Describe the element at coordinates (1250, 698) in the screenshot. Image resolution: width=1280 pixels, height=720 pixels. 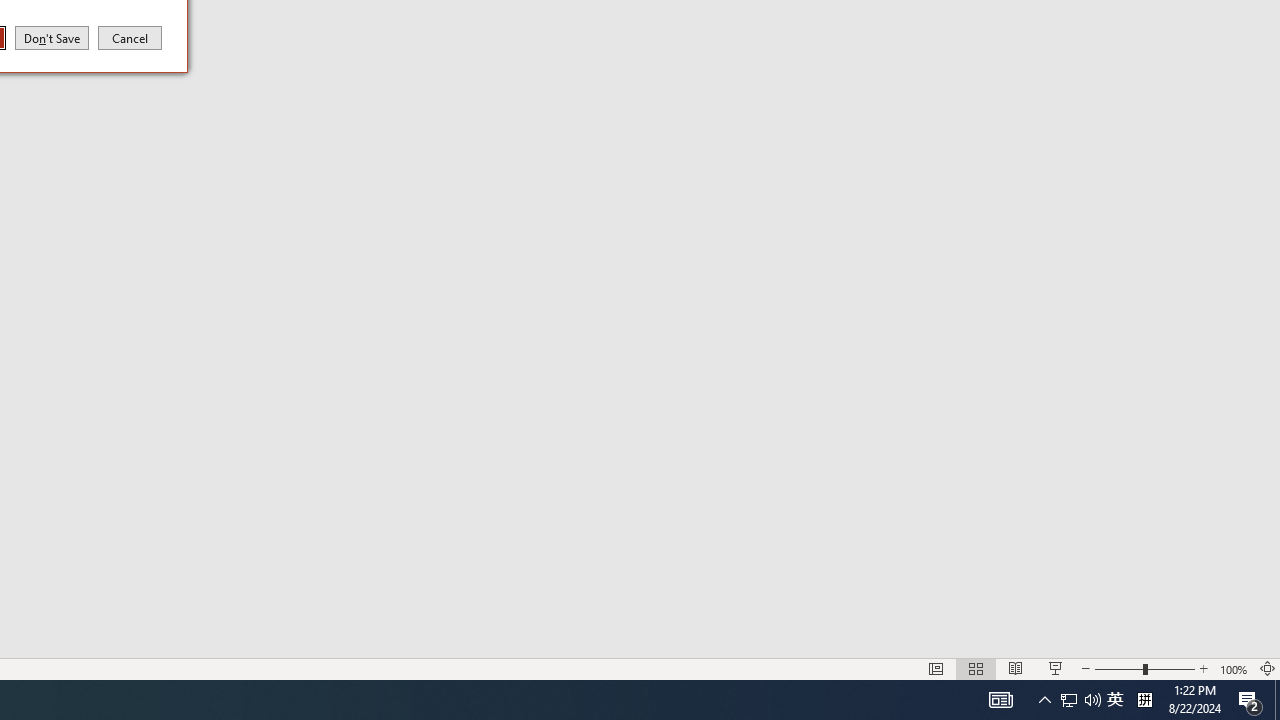
I see `'Action Center, 2 new notifications'` at that location.